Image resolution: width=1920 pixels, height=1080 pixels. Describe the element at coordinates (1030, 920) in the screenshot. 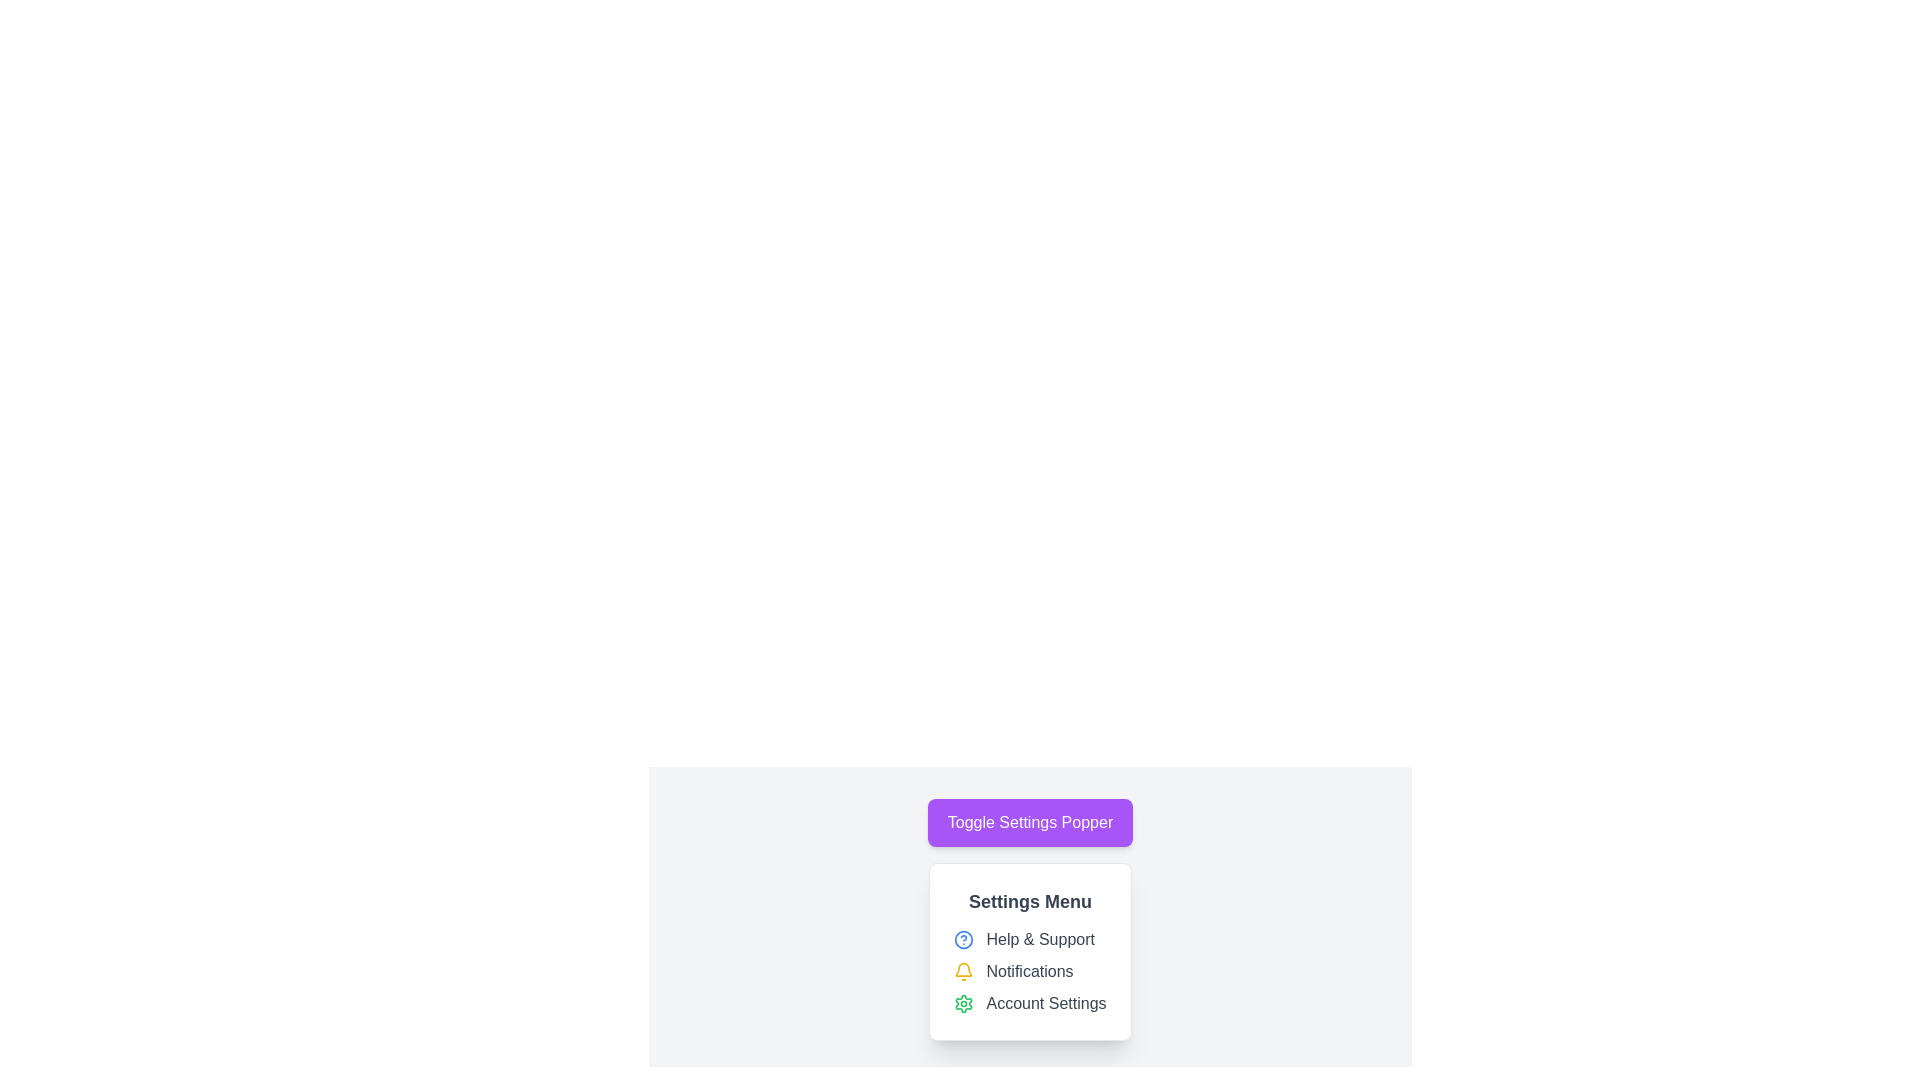

I see `the 'Settings Menu' pop-up menu` at that location.